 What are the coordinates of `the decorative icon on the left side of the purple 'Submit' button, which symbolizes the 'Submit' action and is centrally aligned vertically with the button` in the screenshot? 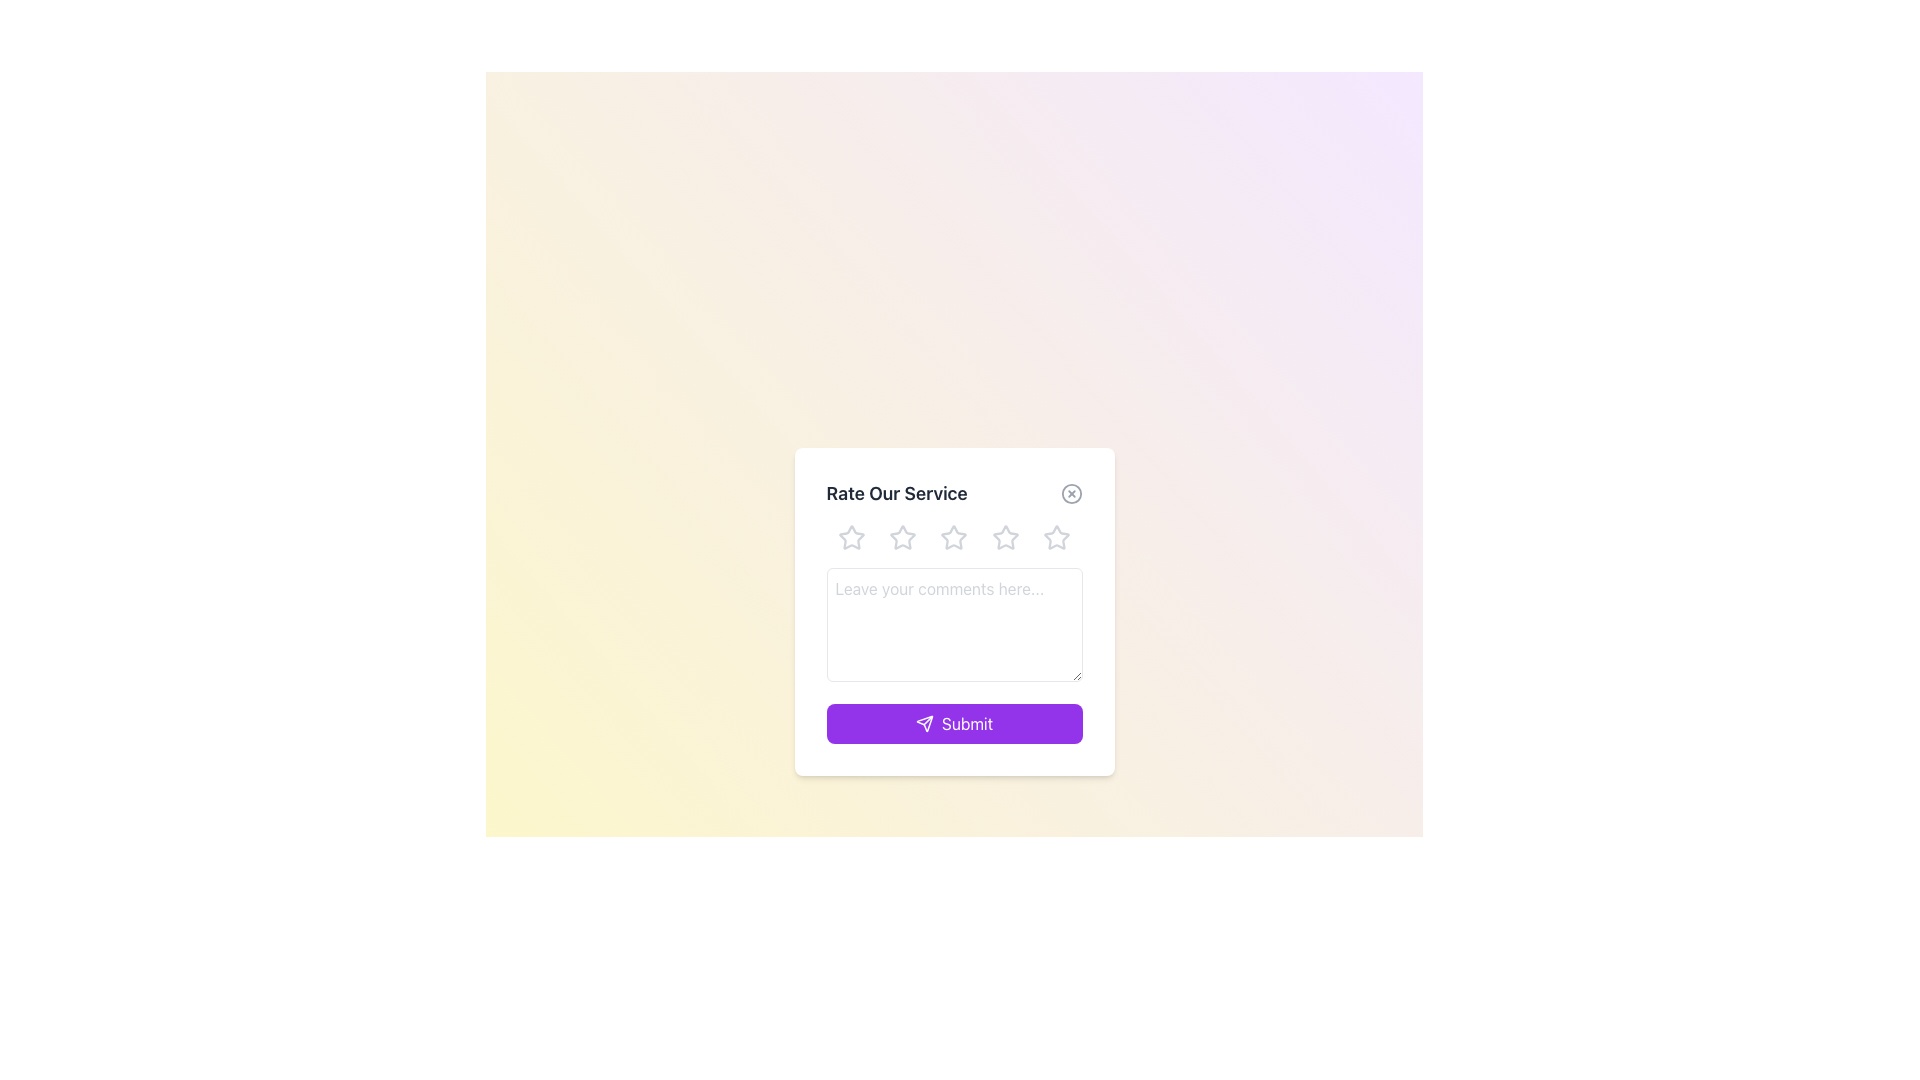 It's located at (923, 724).